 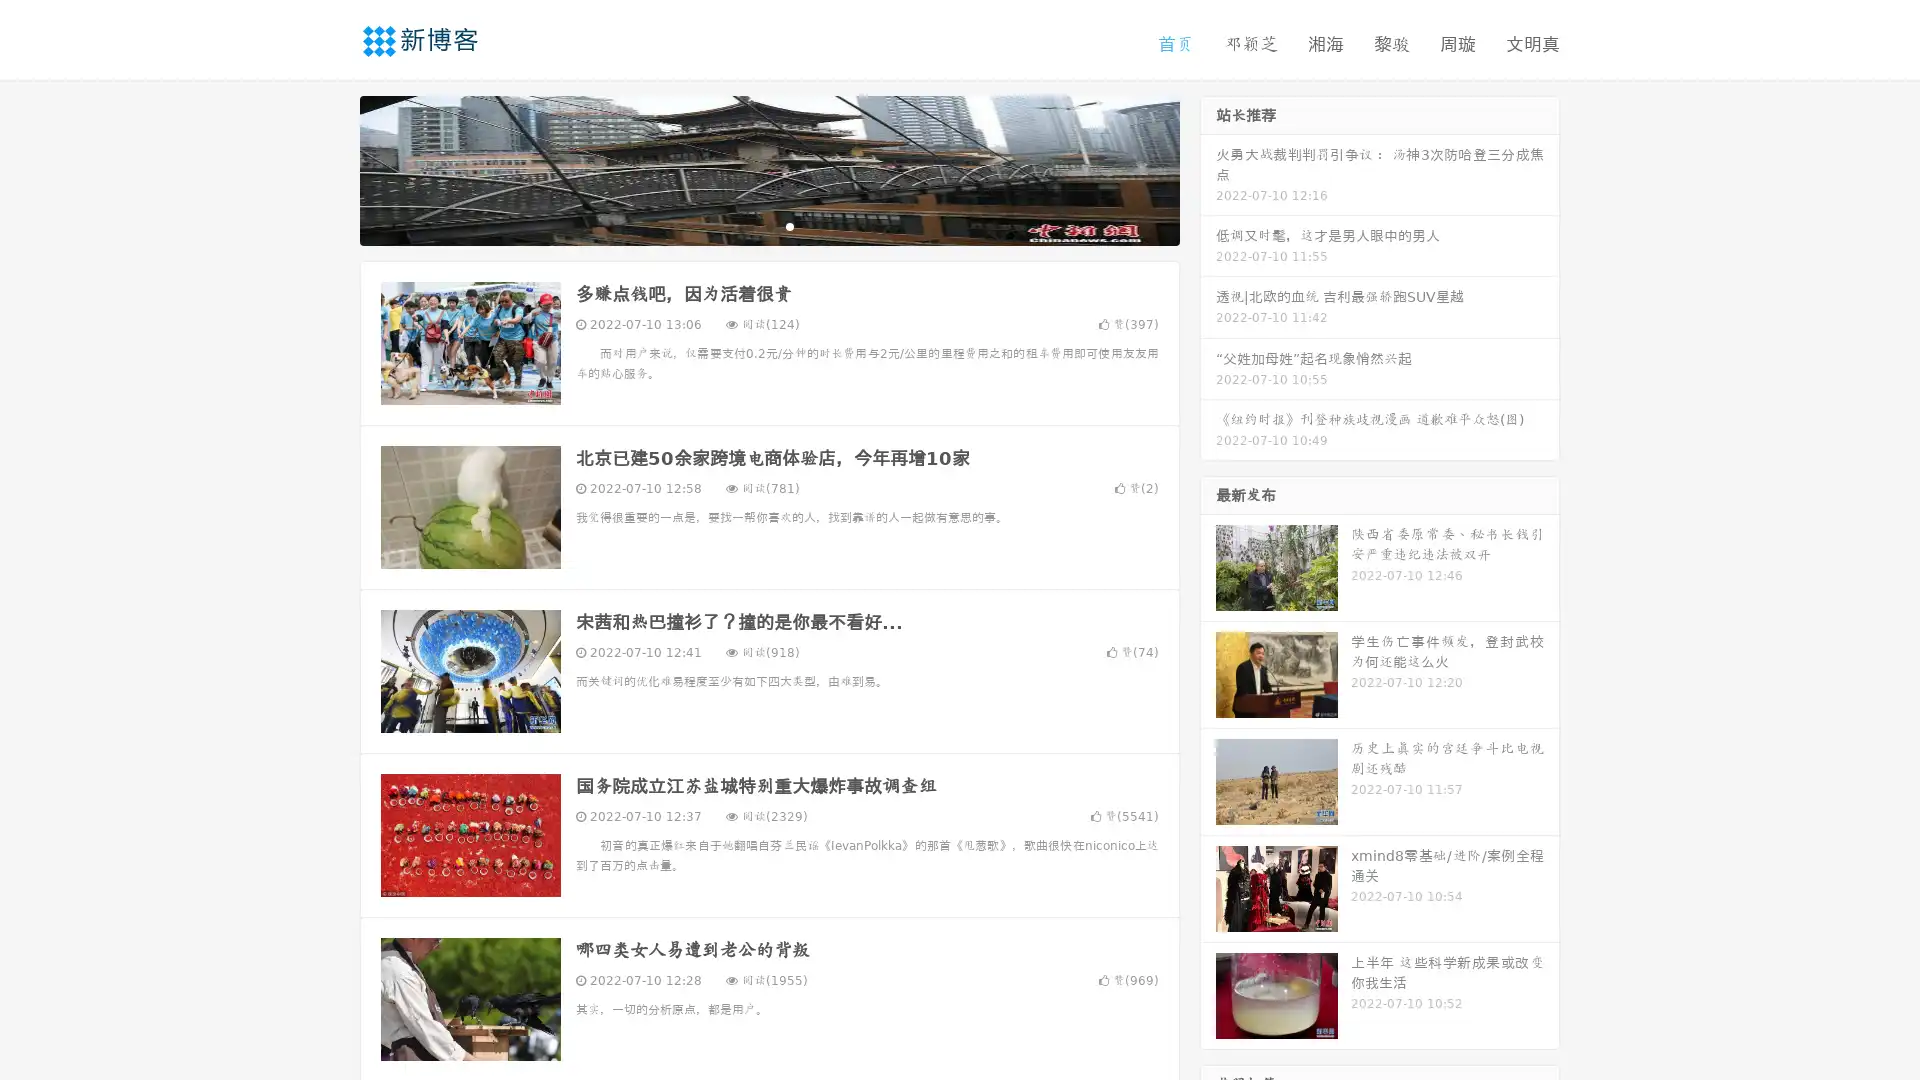 I want to click on Previous slide, so click(x=330, y=168).